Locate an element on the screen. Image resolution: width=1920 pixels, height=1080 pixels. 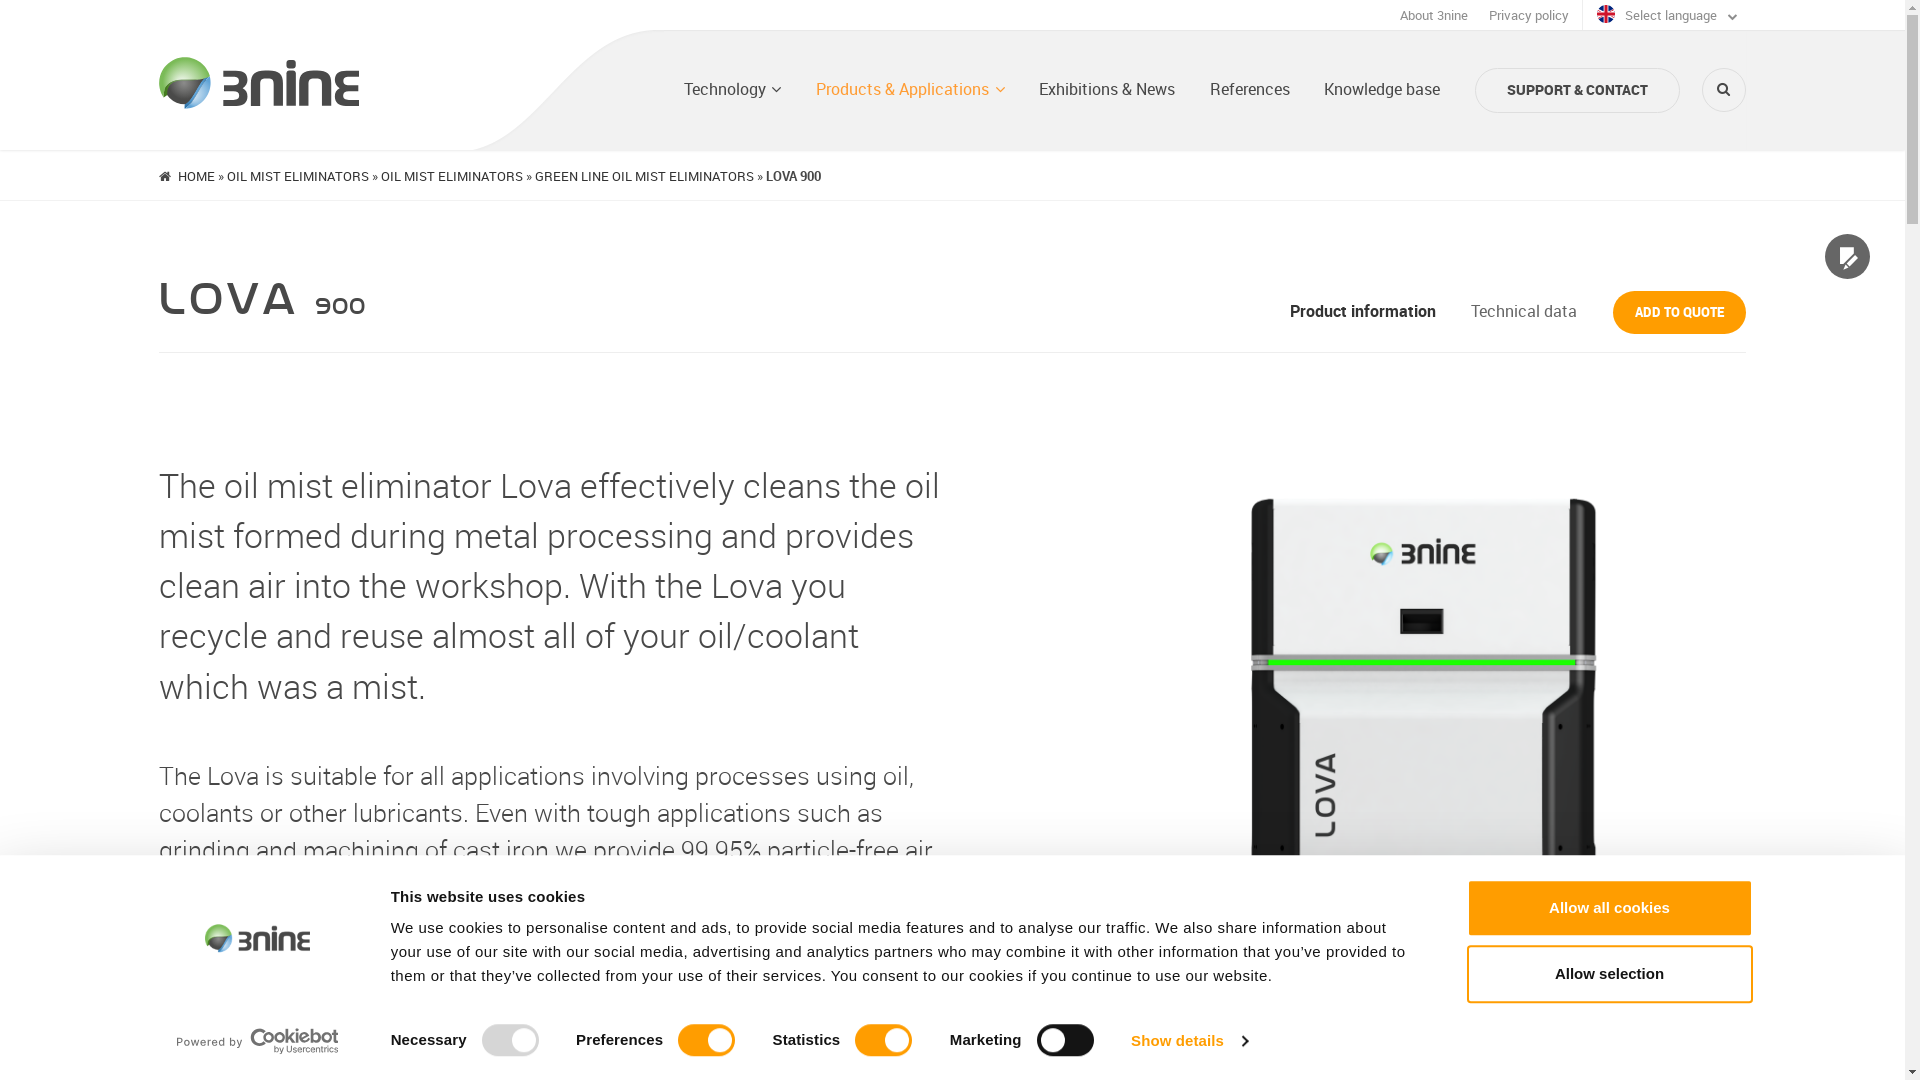
'Select language' is located at coordinates (1666, 15).